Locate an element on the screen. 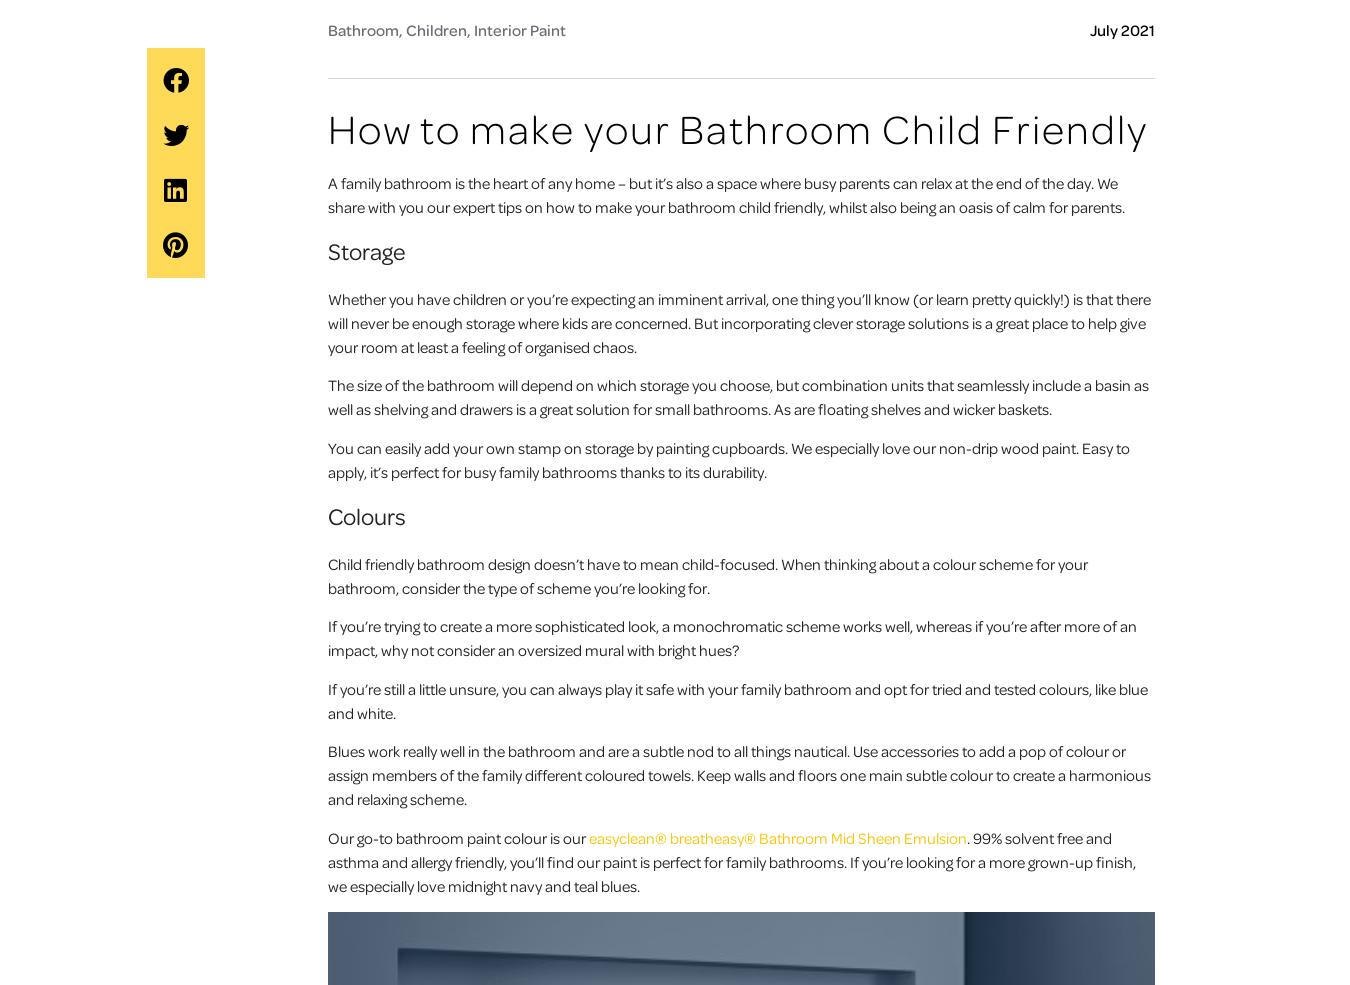  'Child friendly bathroom design doesn’t have to mean child-focused. When thinking about a colour scheme for your bathroom, consider the type of scheme you’re looking for.' is located at coordinates (706, 576).